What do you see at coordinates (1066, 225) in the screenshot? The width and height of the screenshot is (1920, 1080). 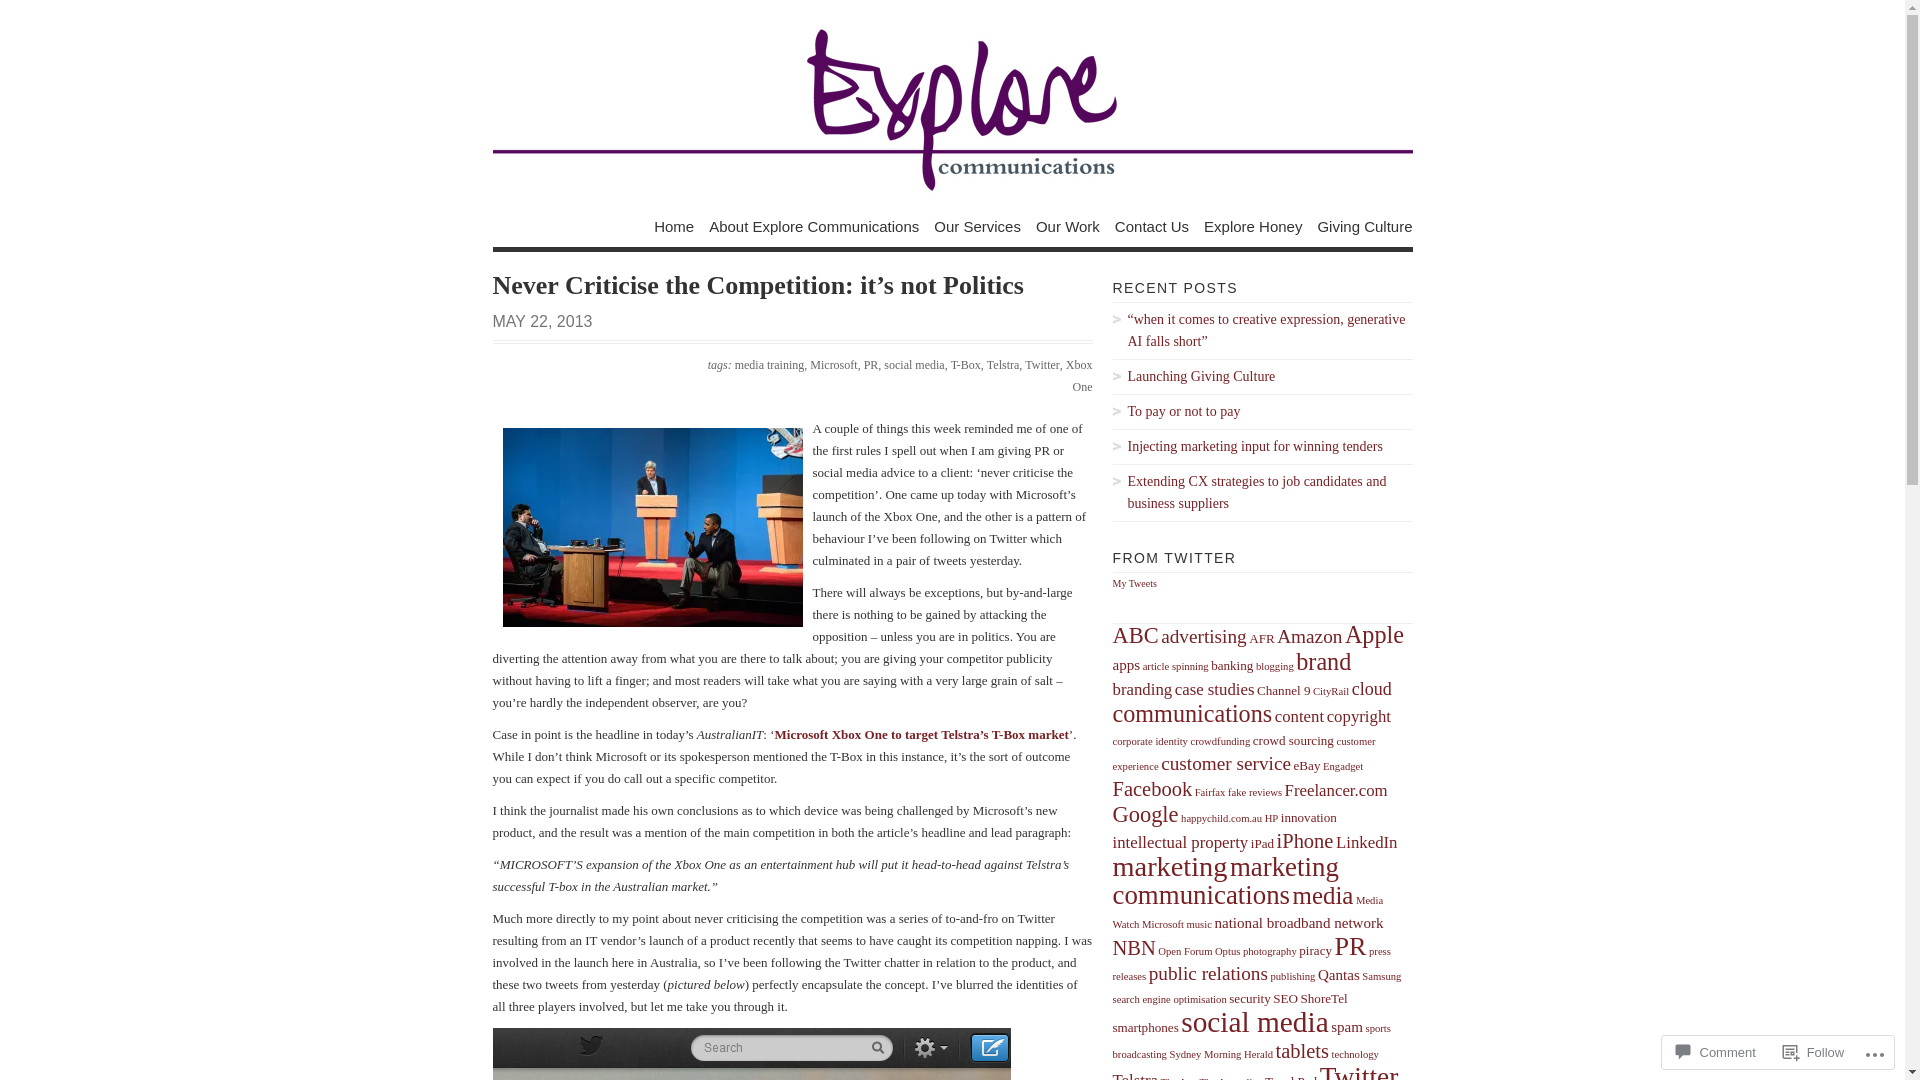 I see `'Our Work'` at bounding box center [1066, 225].